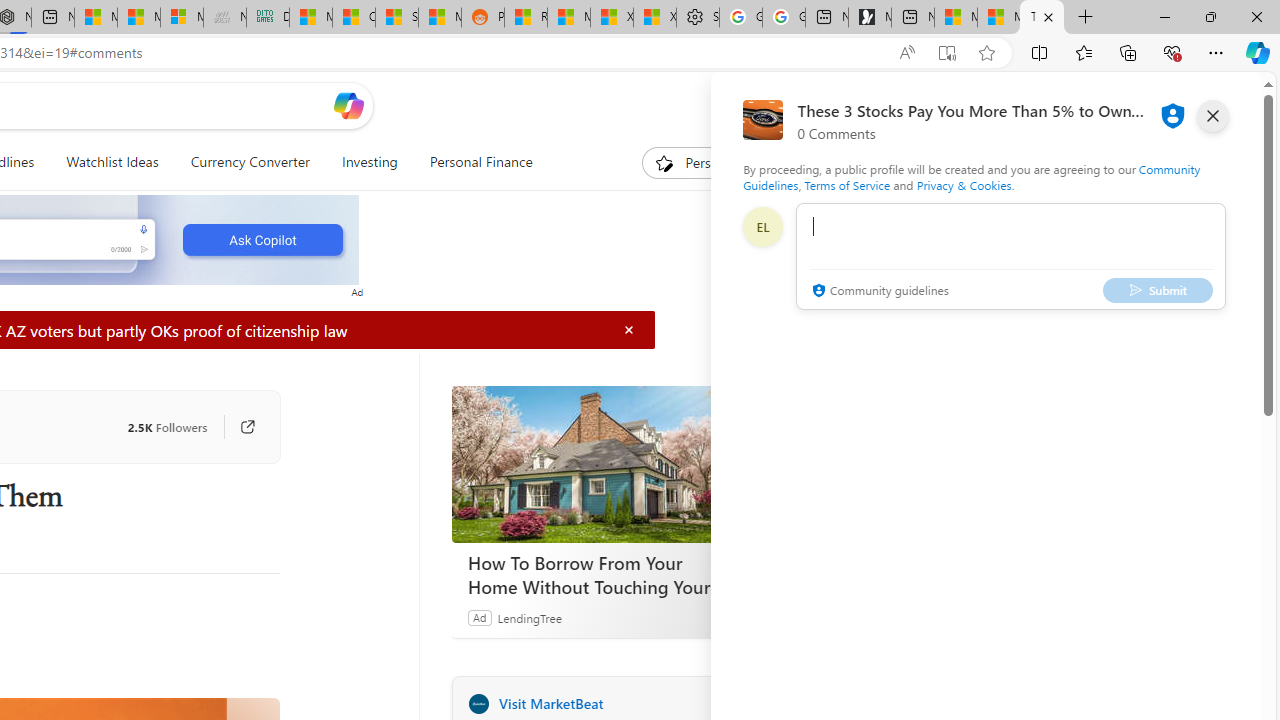  I want to click on 'Go to publisher', so click(237, 425).